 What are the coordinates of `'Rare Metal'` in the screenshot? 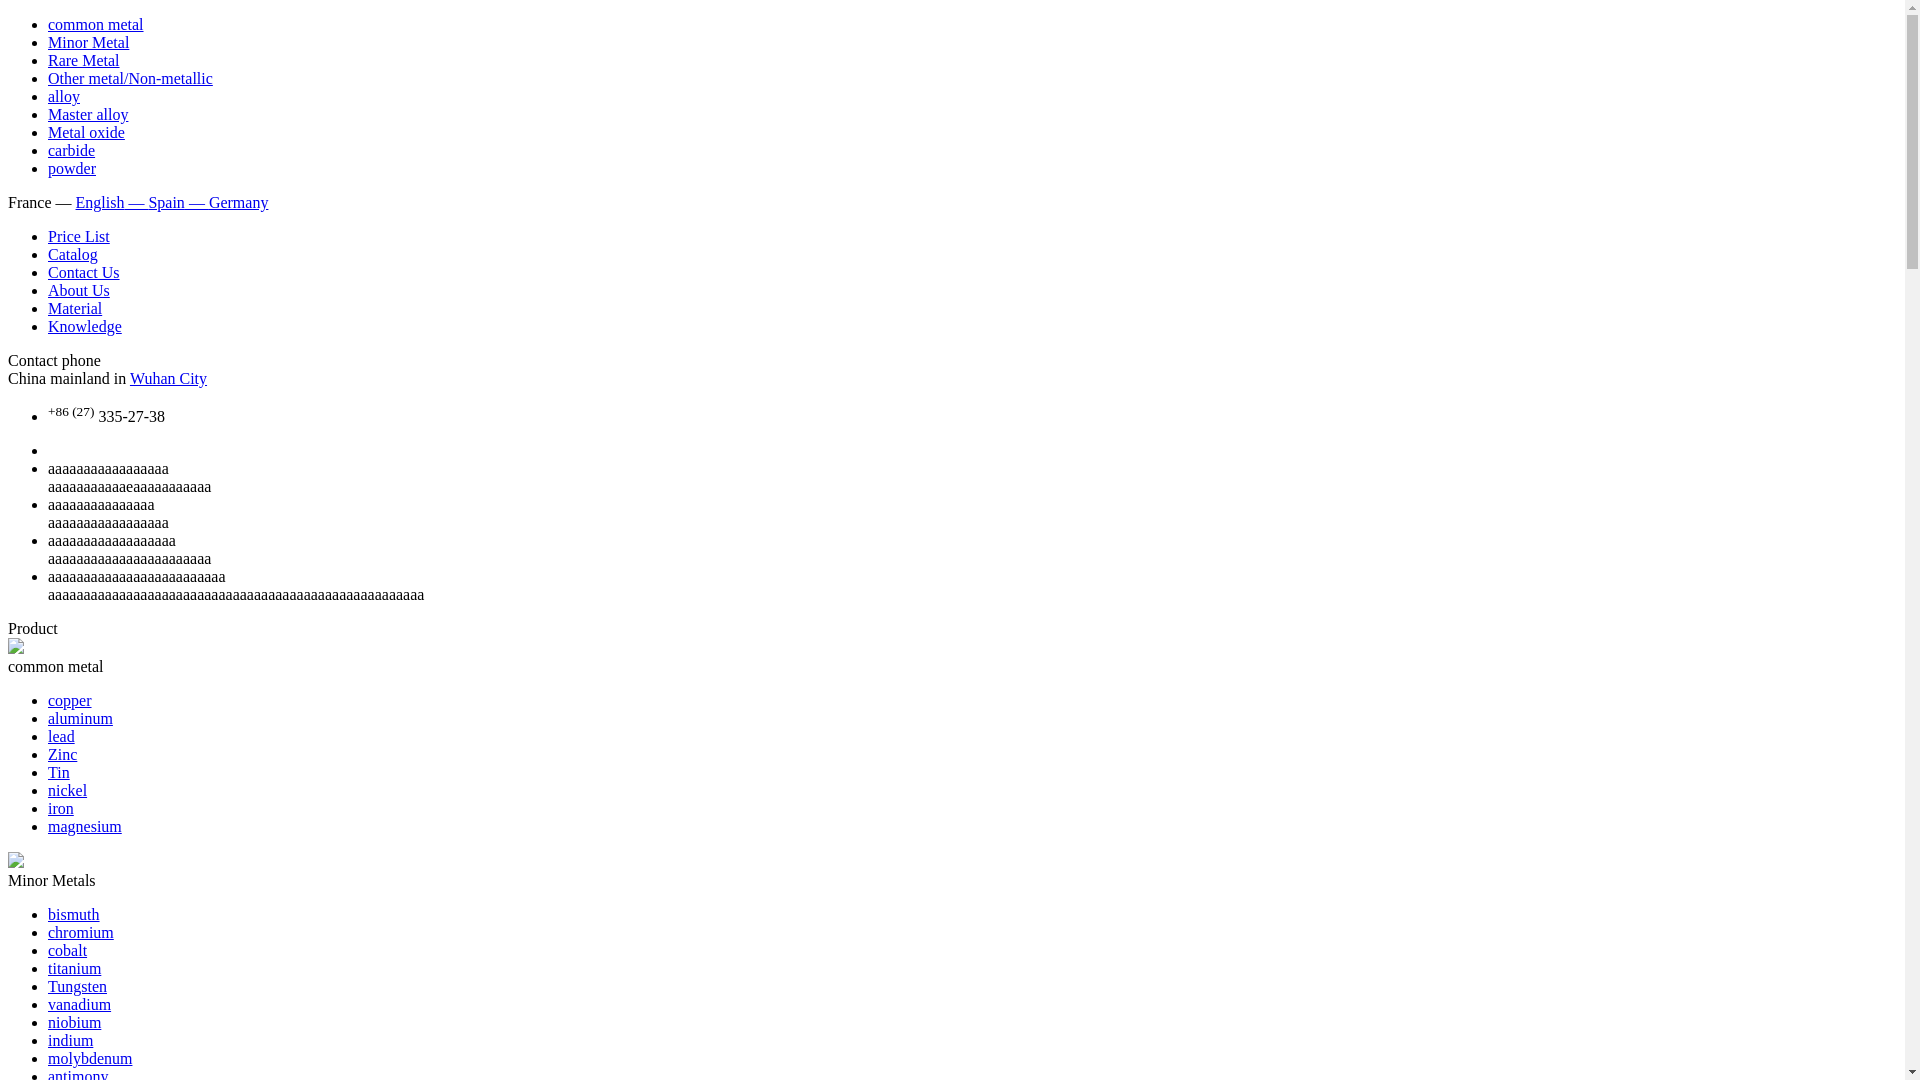 It's located at (82, 59).